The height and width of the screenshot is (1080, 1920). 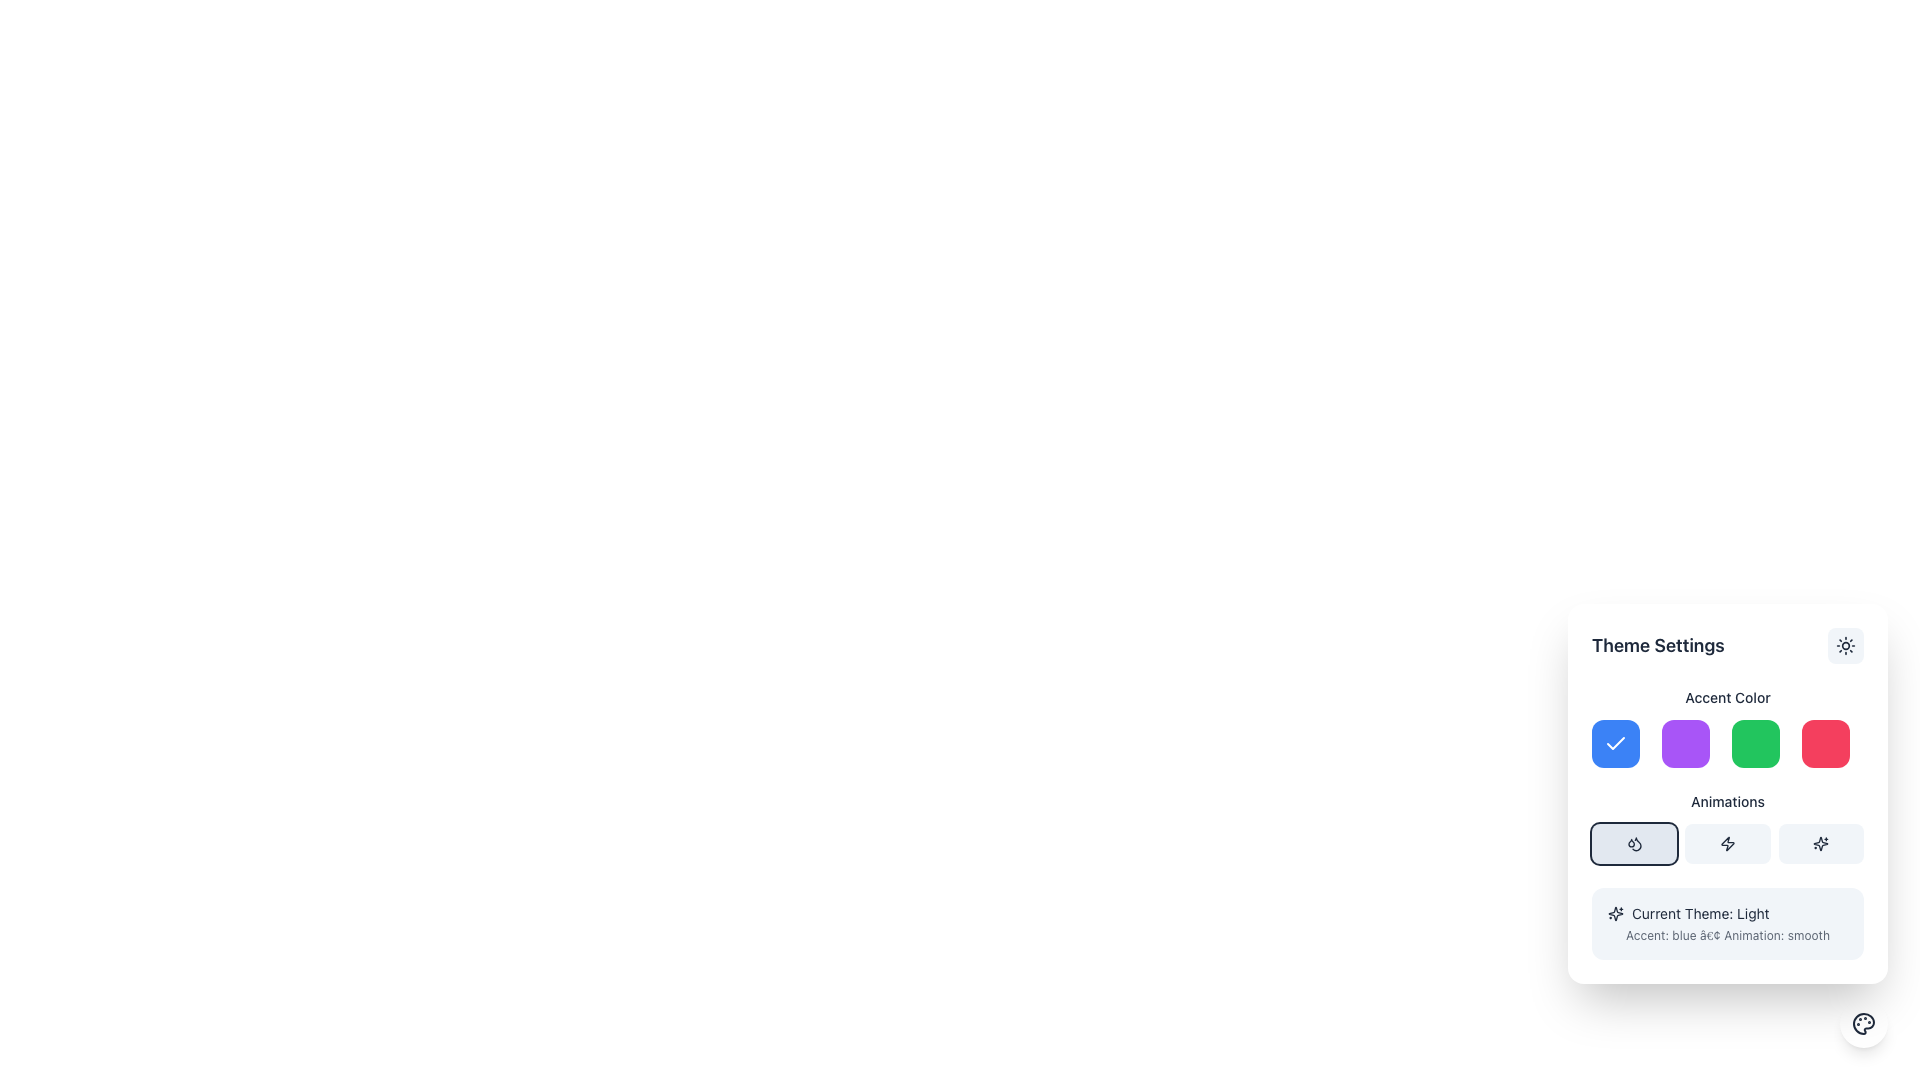 What do you see at coordinates (1727, 793) in the screenshot?
I see `the text label titled 'Animations' located in the 'Theme Settings' card, which is positioned below the 'Accent Color' section` at bounding box center [1727, 793].